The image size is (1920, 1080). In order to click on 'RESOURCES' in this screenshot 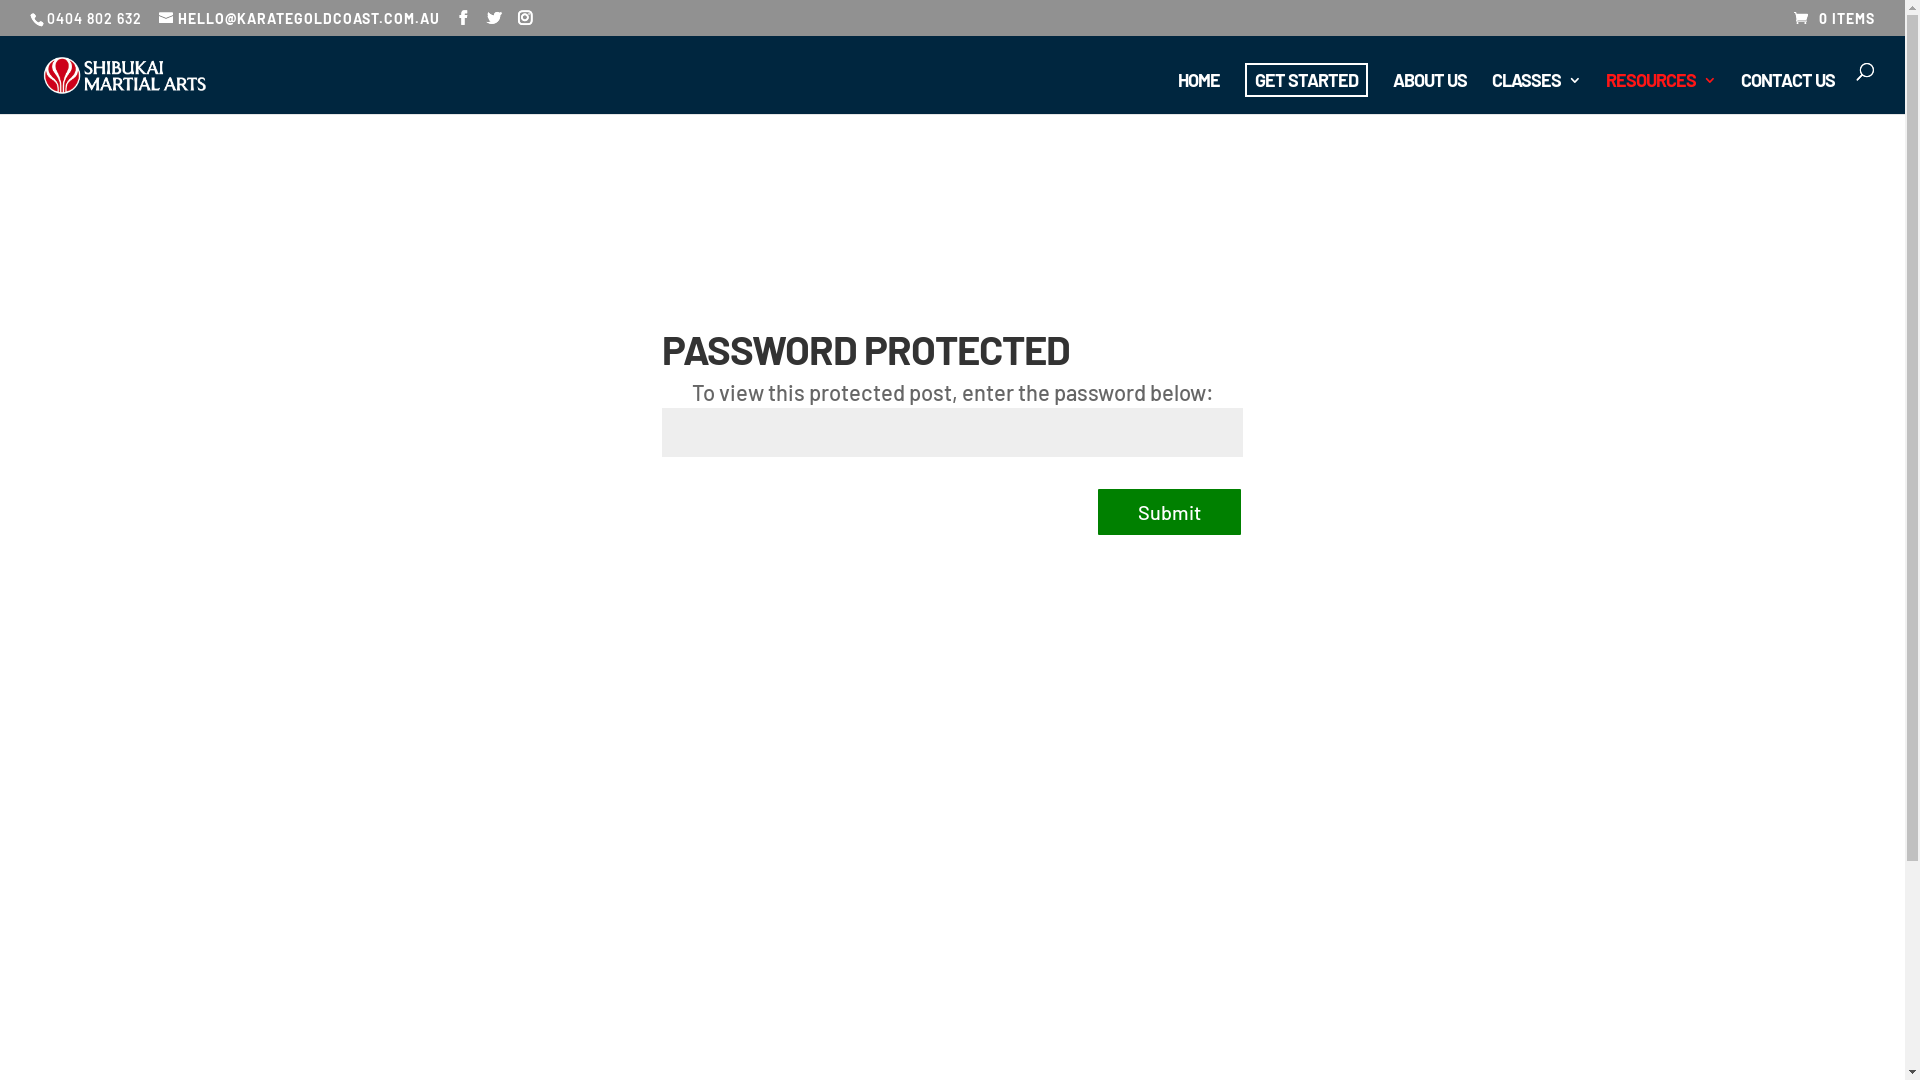, I will do `click(1660, 93)`.